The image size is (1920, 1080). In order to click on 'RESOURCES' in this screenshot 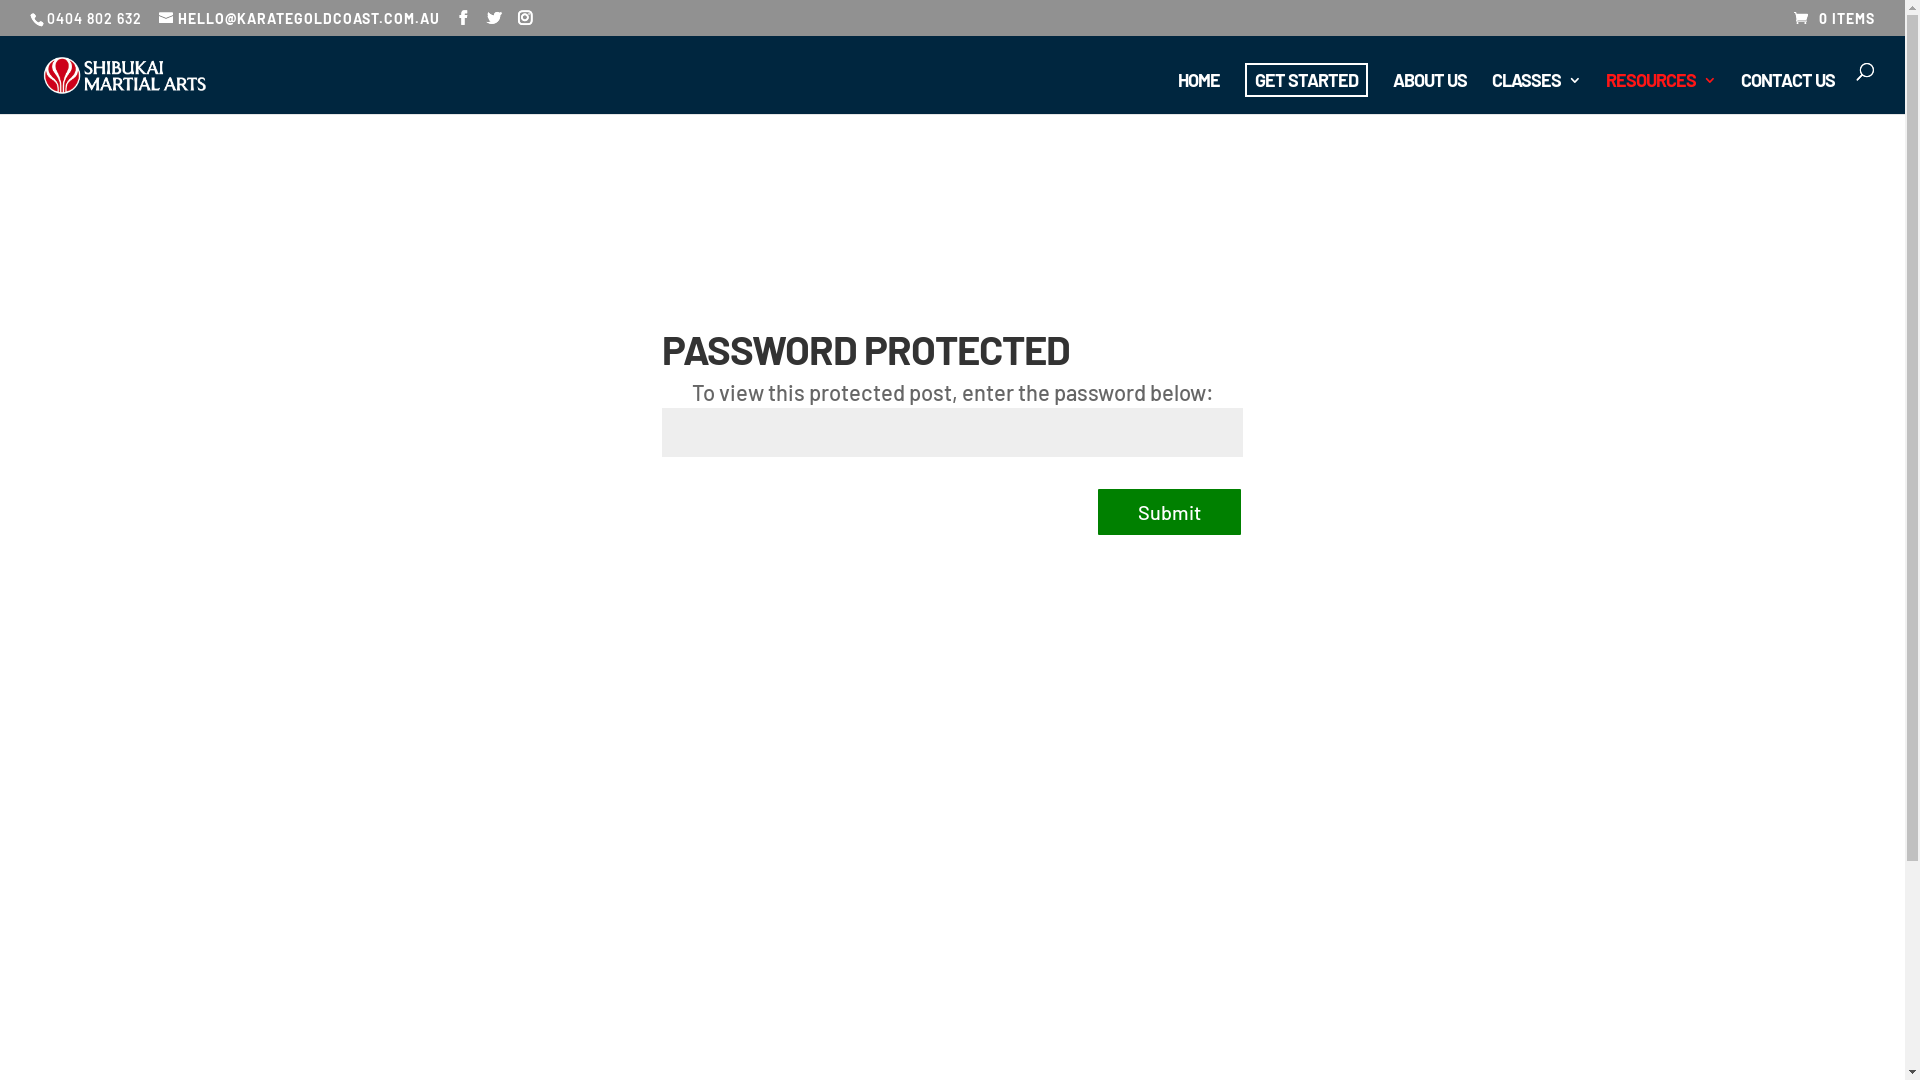, I will do `click(1660, 93)`.